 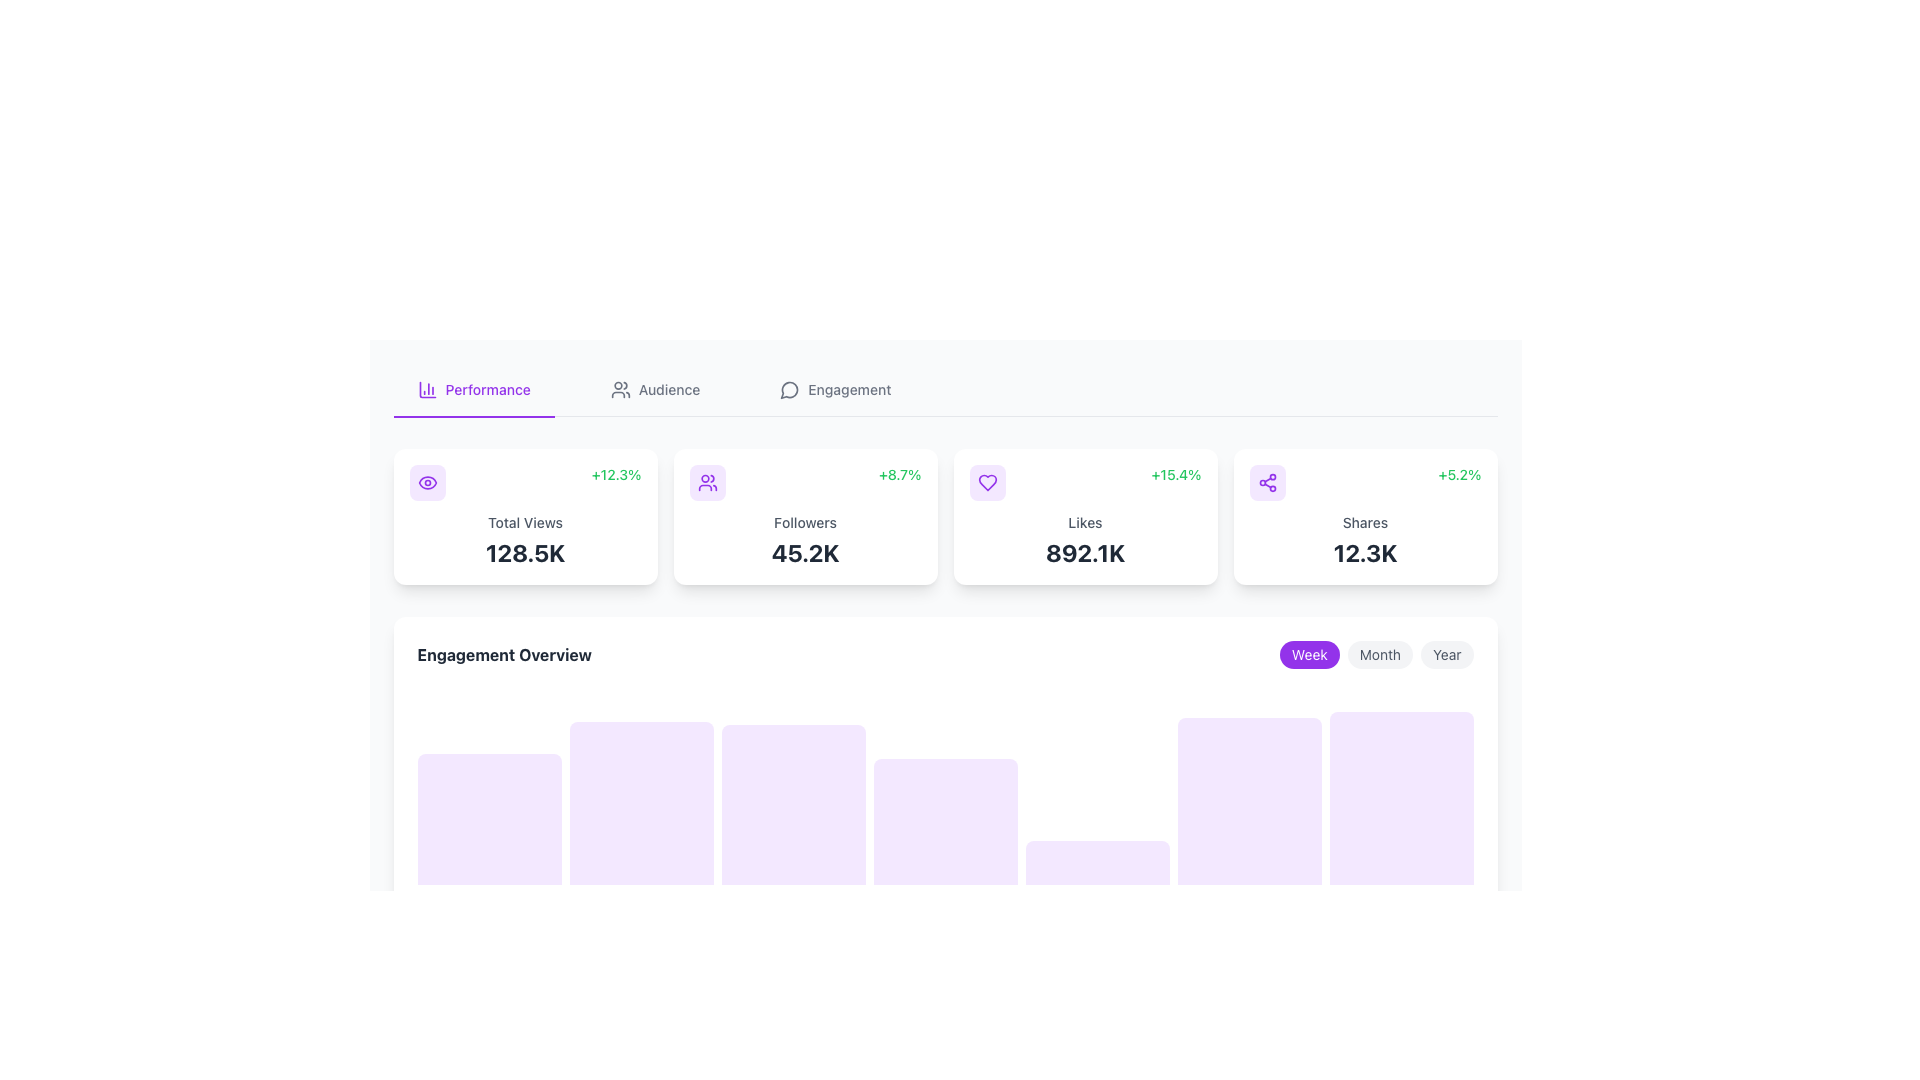 What do you see at coordinates (426, 482) in the screenshot?
I see `the decorative icon in the top-left corner of the performance overview section, which symbolizes 'views' or 'eye count'` at bounding box center [426, 482].